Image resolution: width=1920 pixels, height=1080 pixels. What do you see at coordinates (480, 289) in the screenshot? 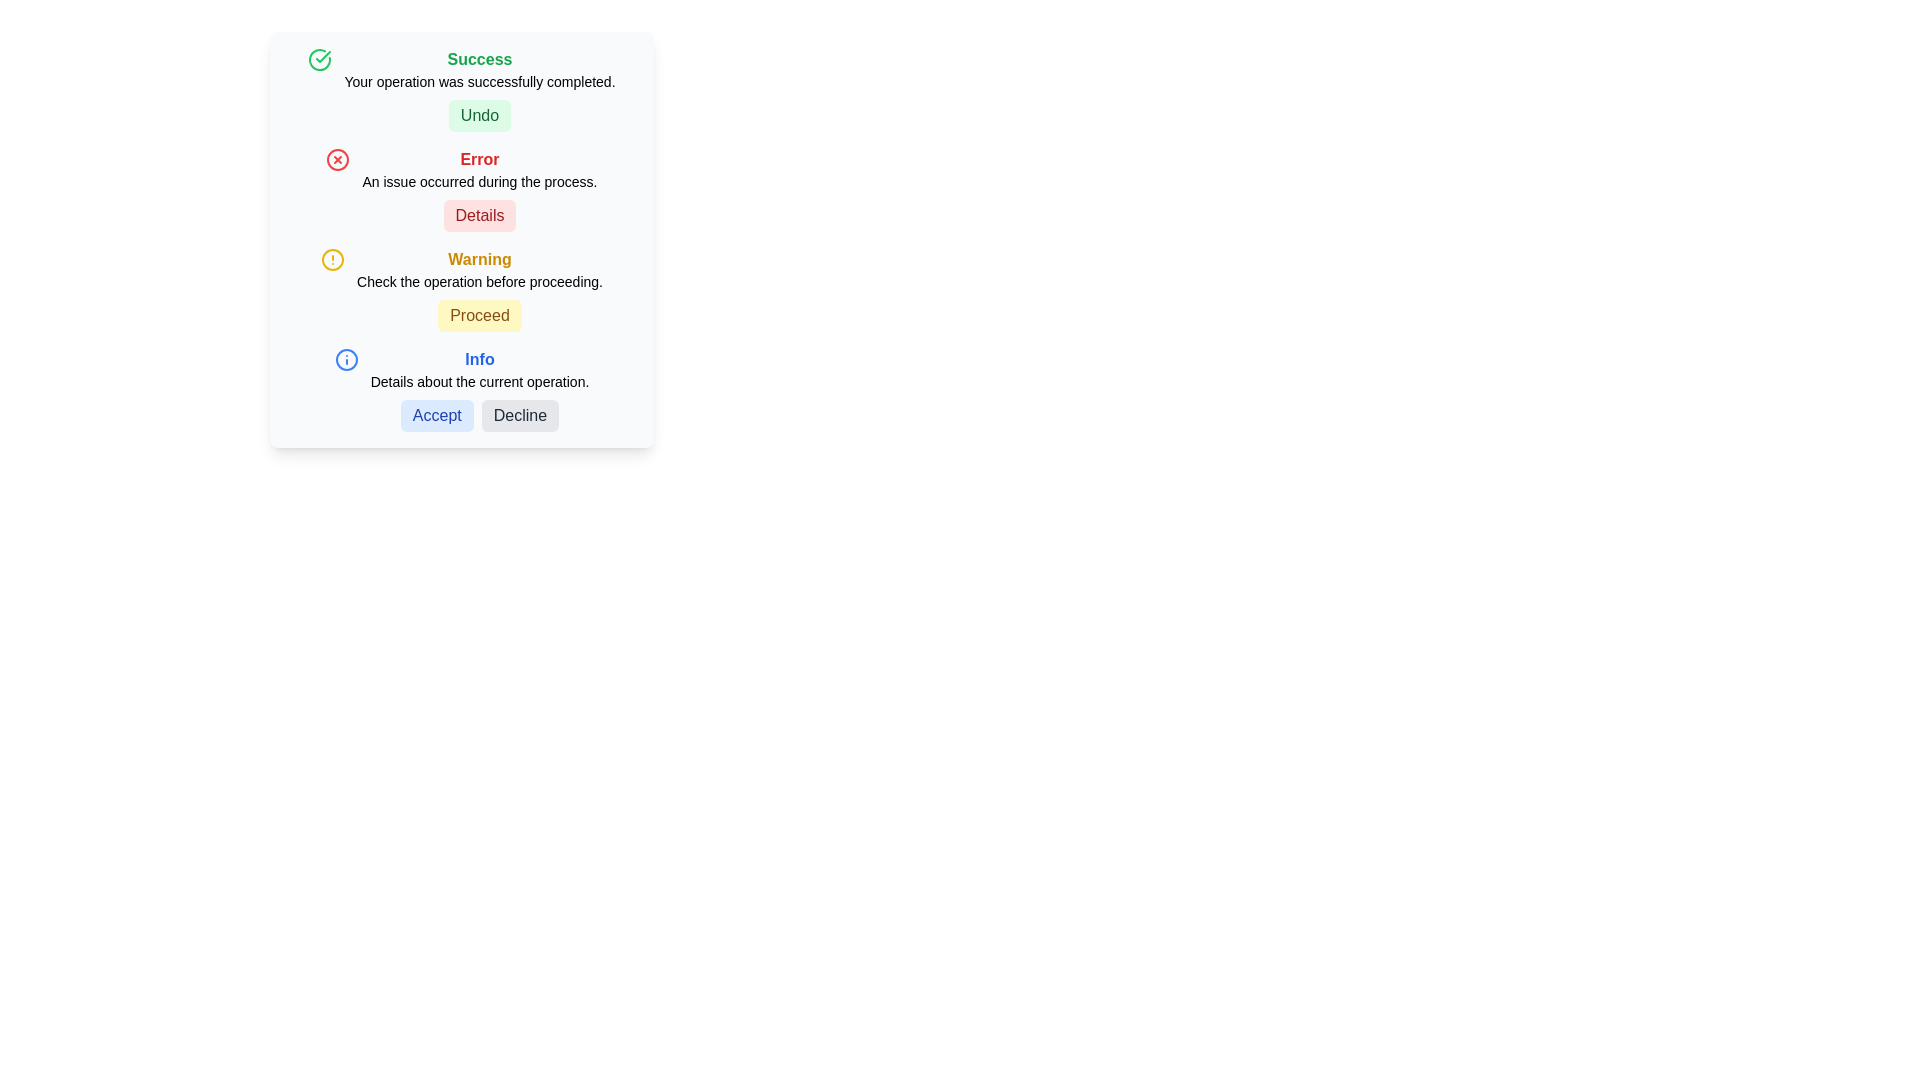
I see `the 'Proceed' button located at the bottom of the warning panel with the title 'Warning' and instructional text 'Check the operation before proceeding.'` at bounding box center [480, 289].